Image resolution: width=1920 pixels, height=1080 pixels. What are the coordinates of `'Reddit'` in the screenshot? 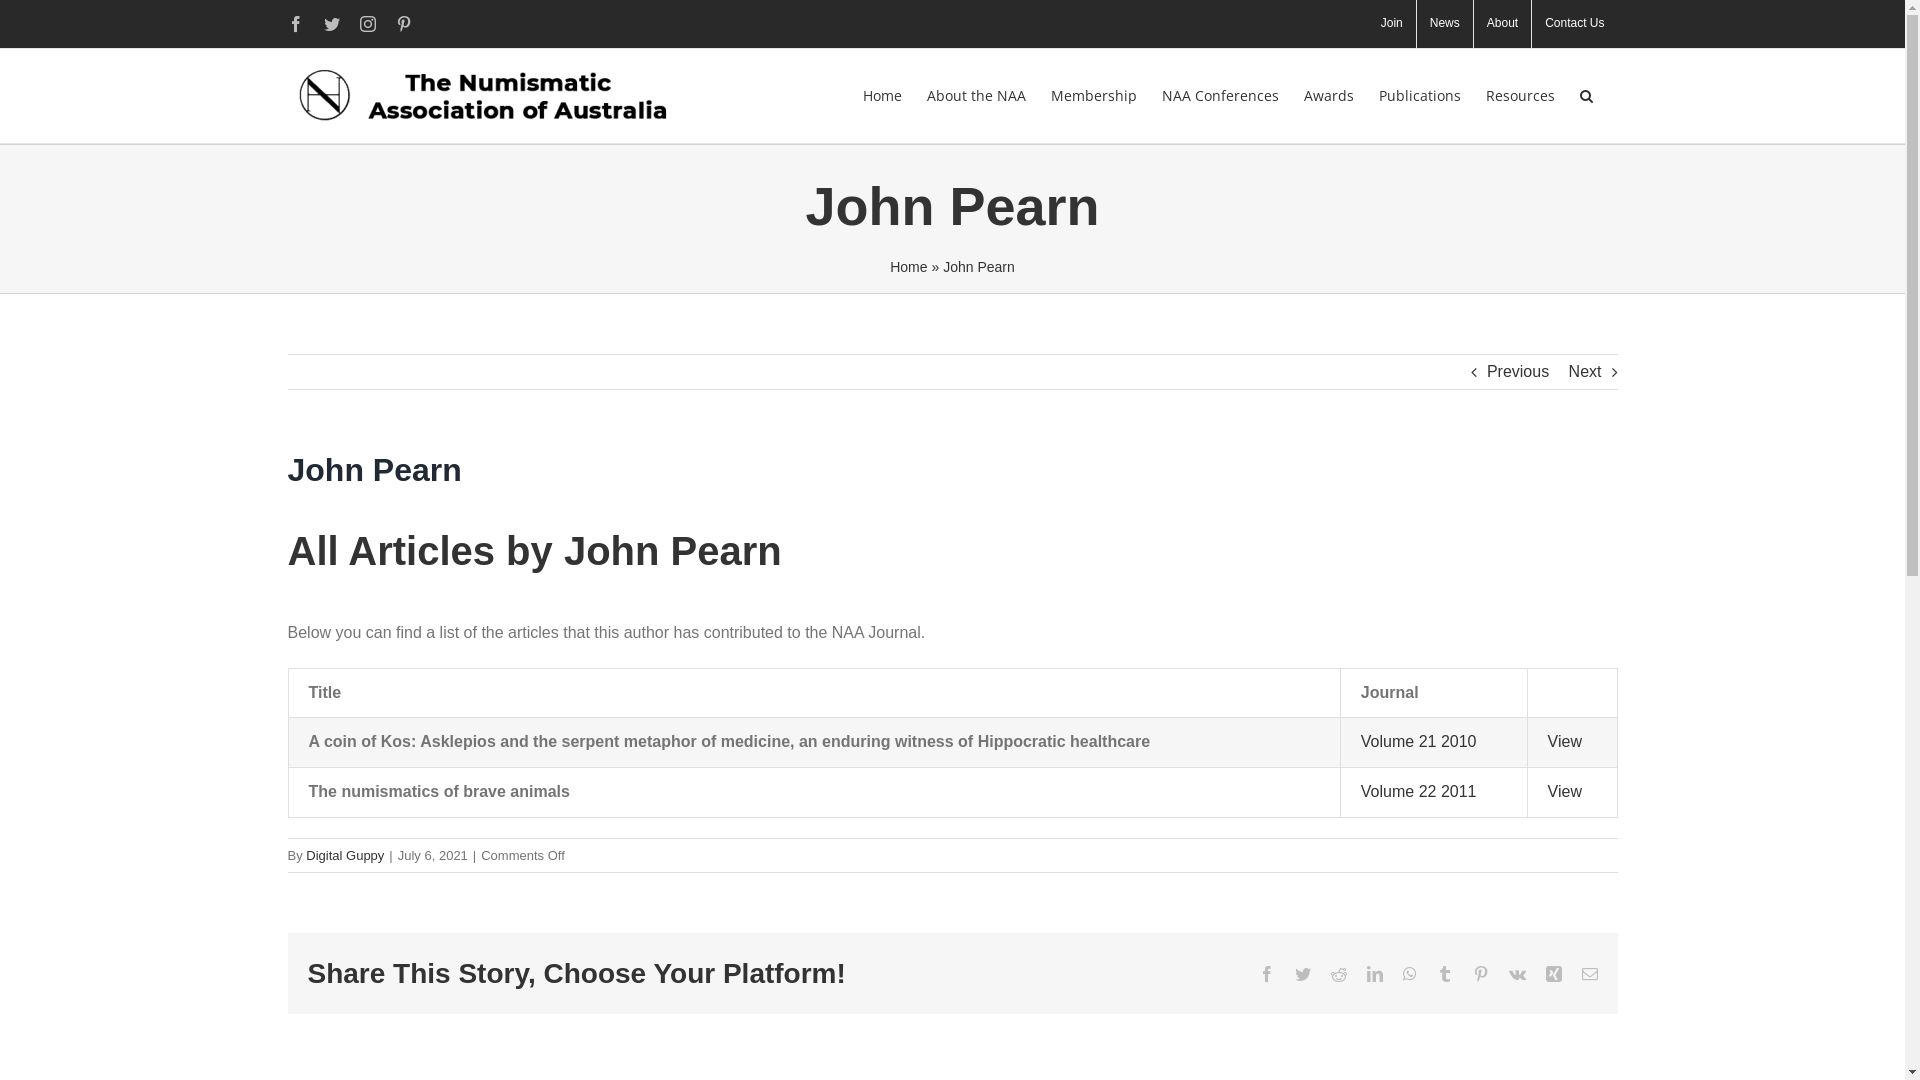 It's located at (1338, 973).